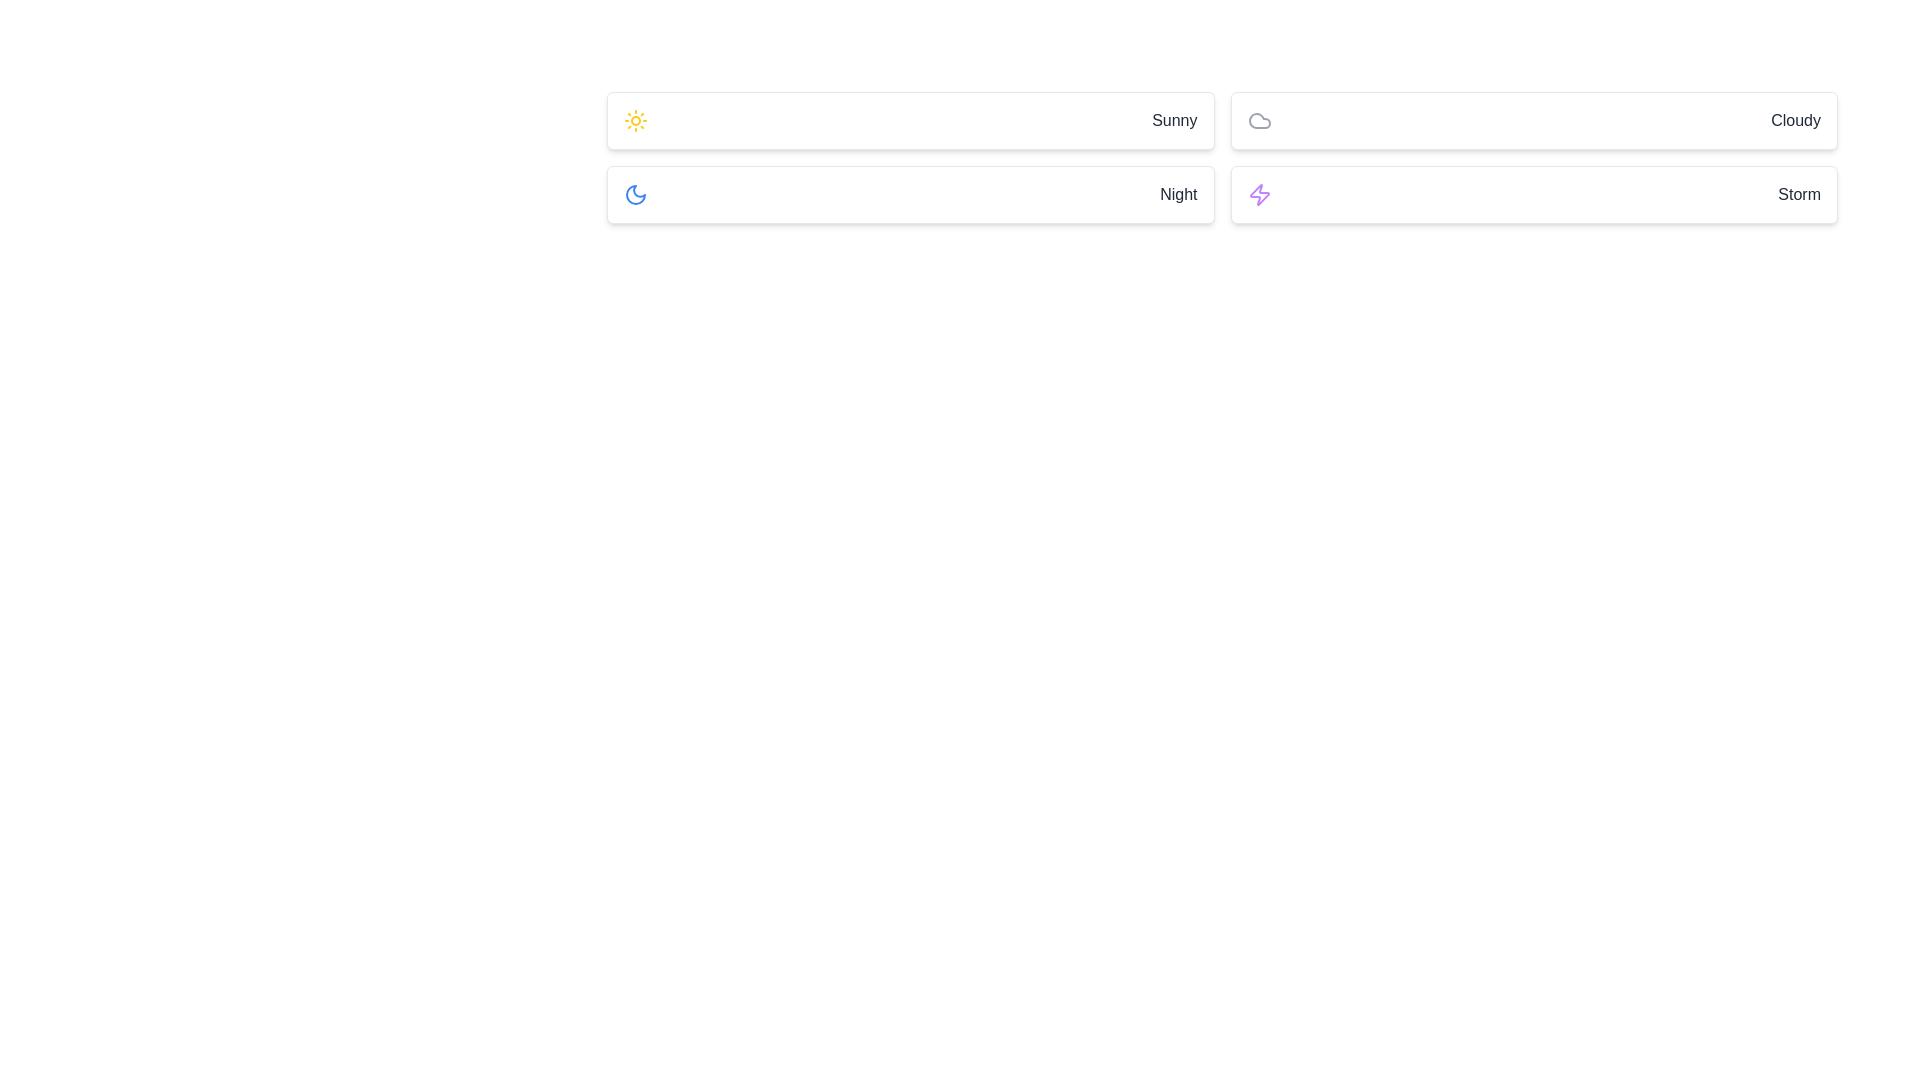 The width and height of the screenshot is (1920, 1080). Describe the element at coordinates (1258, 195) in the screenshot. I see `the purple lightning bolt icon located in the top-right card of the weather conditions grid, specifically on the left side of the card labeled 'Storm'` at that location.